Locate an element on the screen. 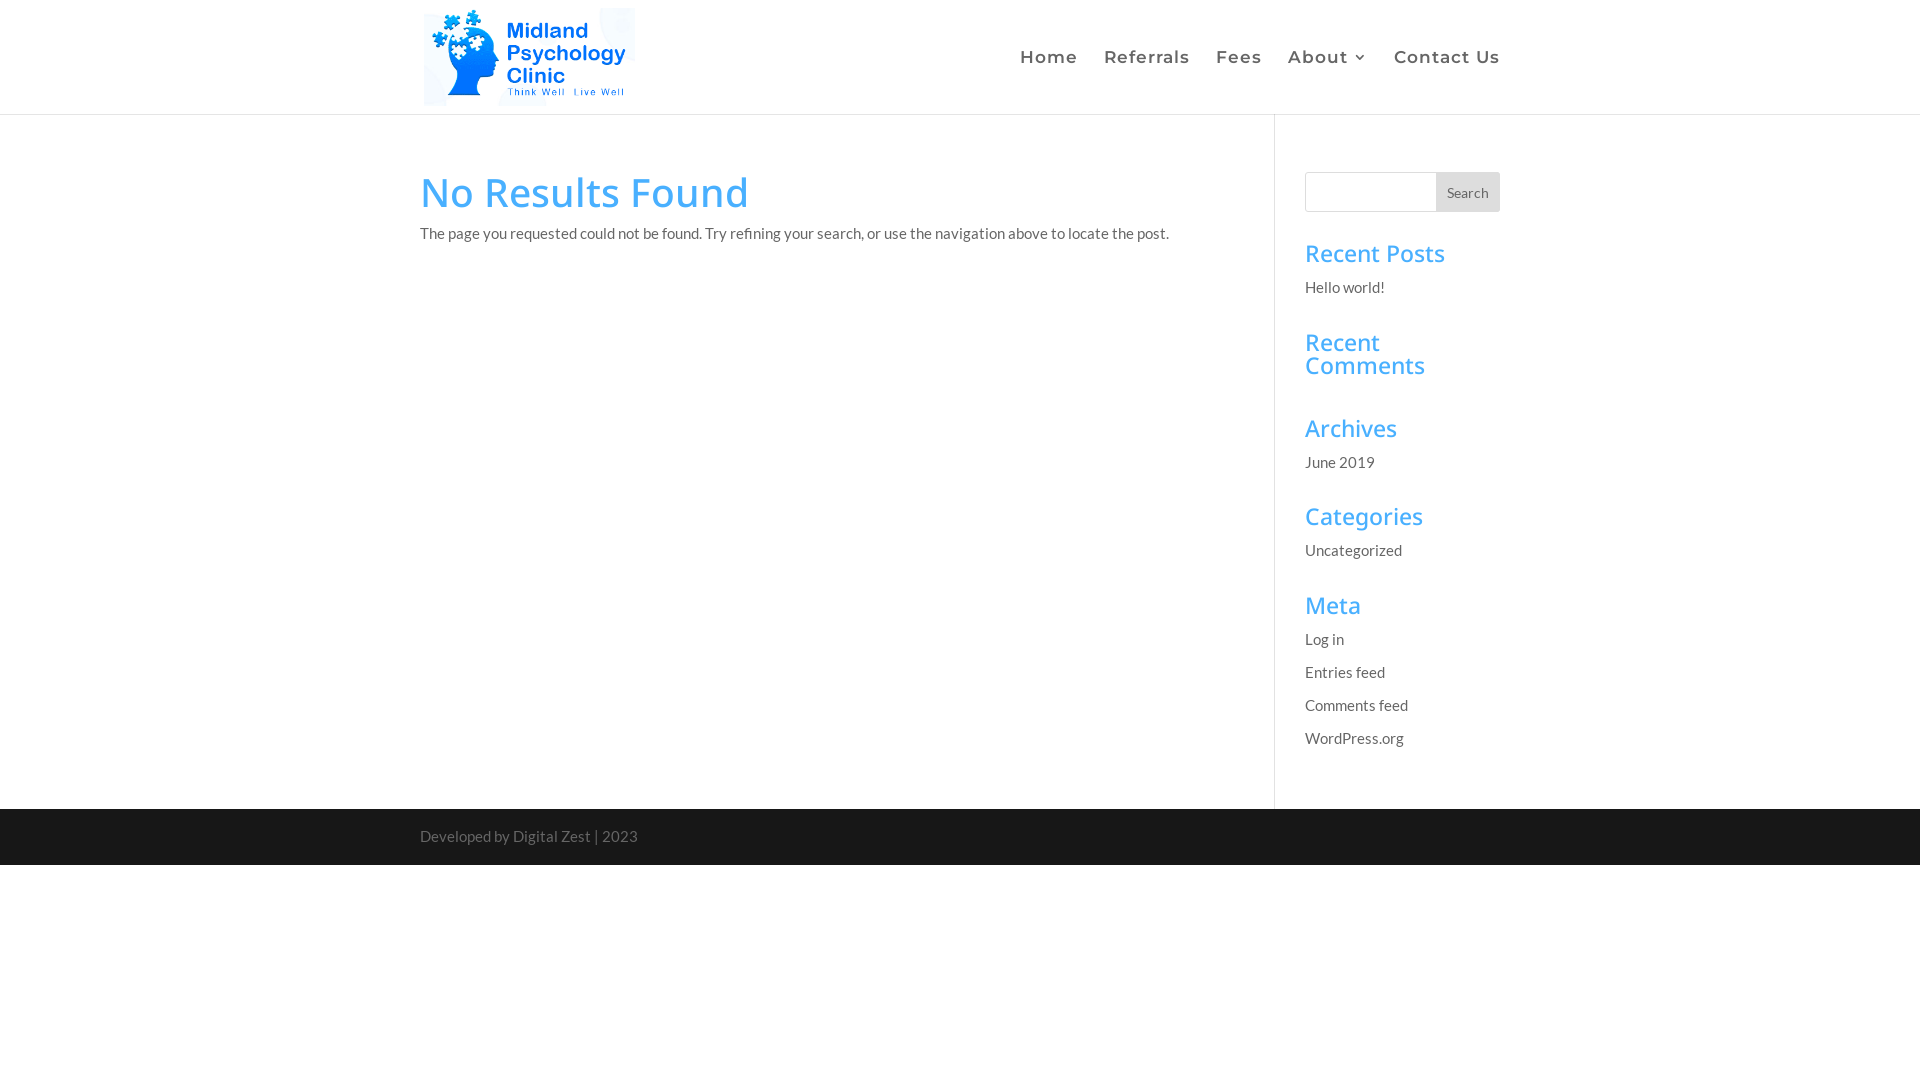 Image resolution: width=1920 pixels, height=1080 pixels. 'About' is located at coordinates (1328, 80).